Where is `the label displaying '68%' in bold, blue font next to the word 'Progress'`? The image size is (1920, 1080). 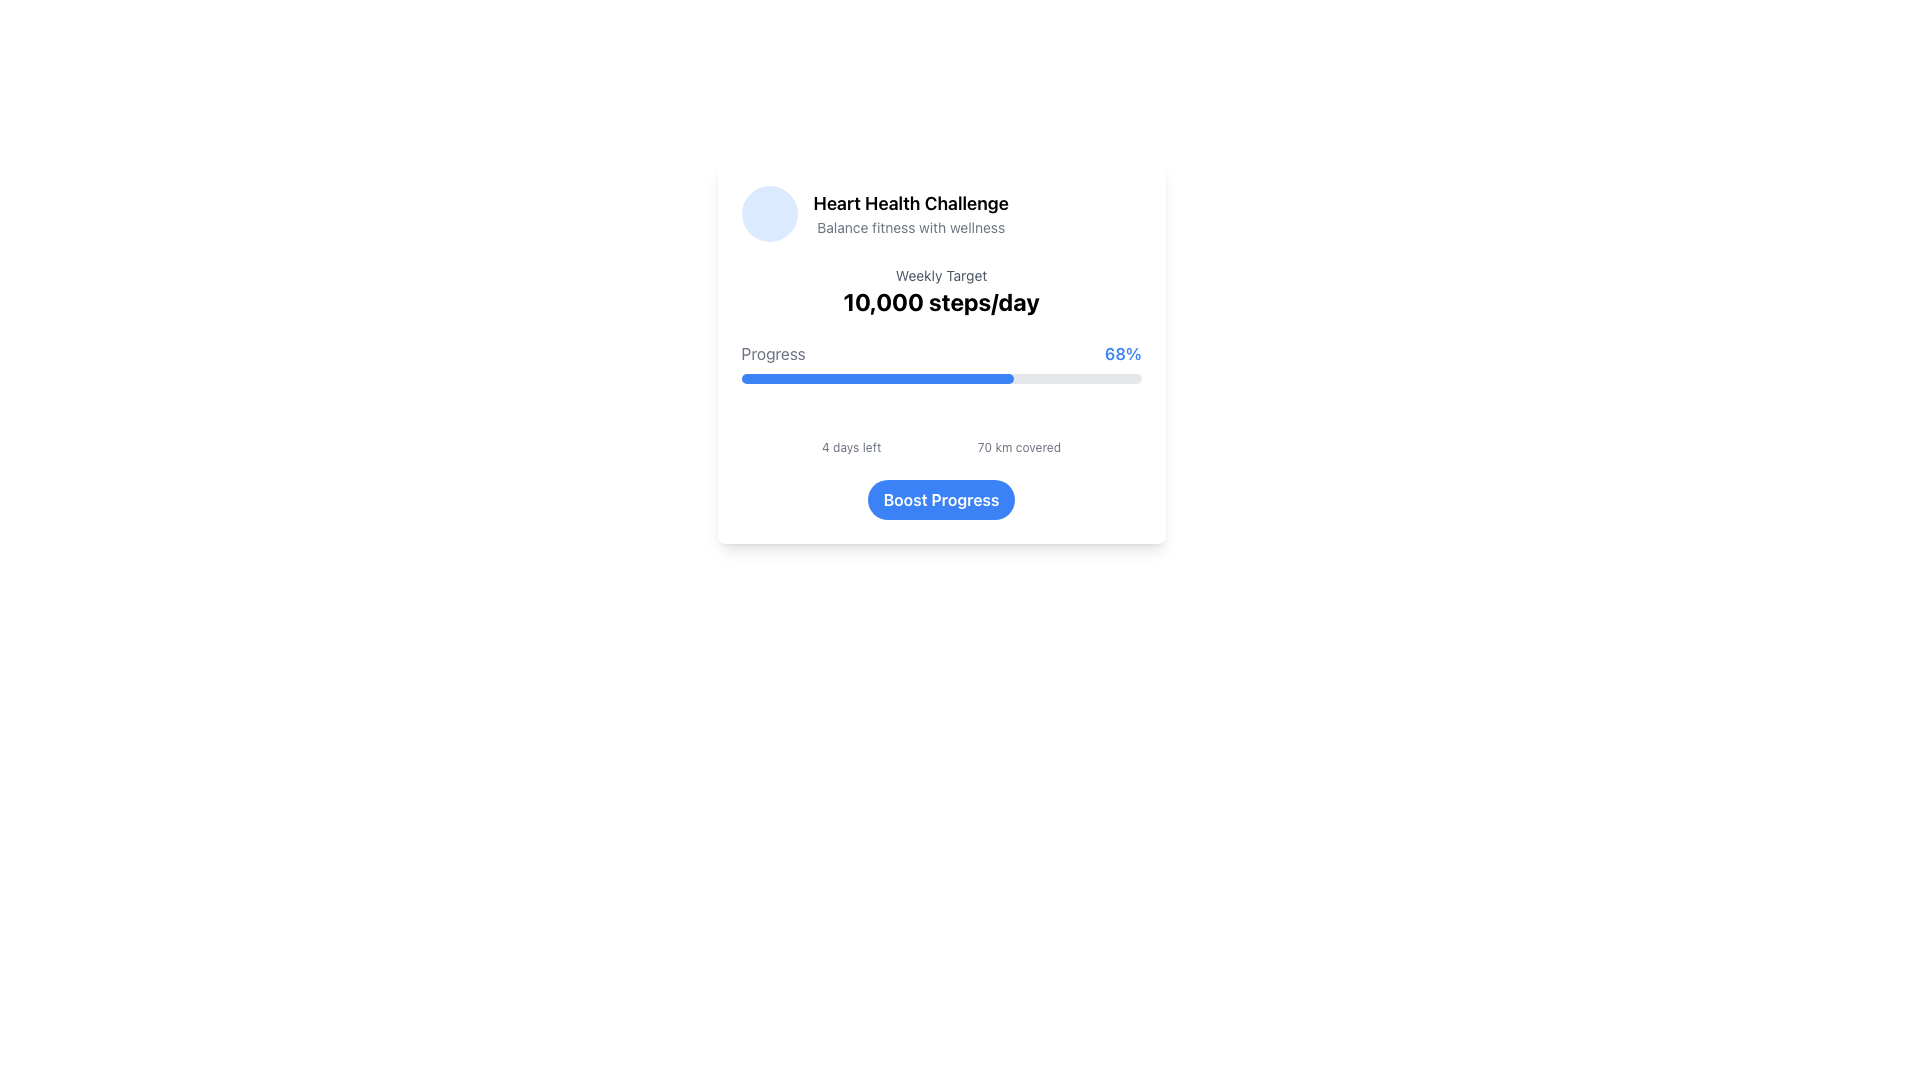 the label displaying '68%' in bold, blue font next to the word 'Progress' is located at coordinates (1123, 353).